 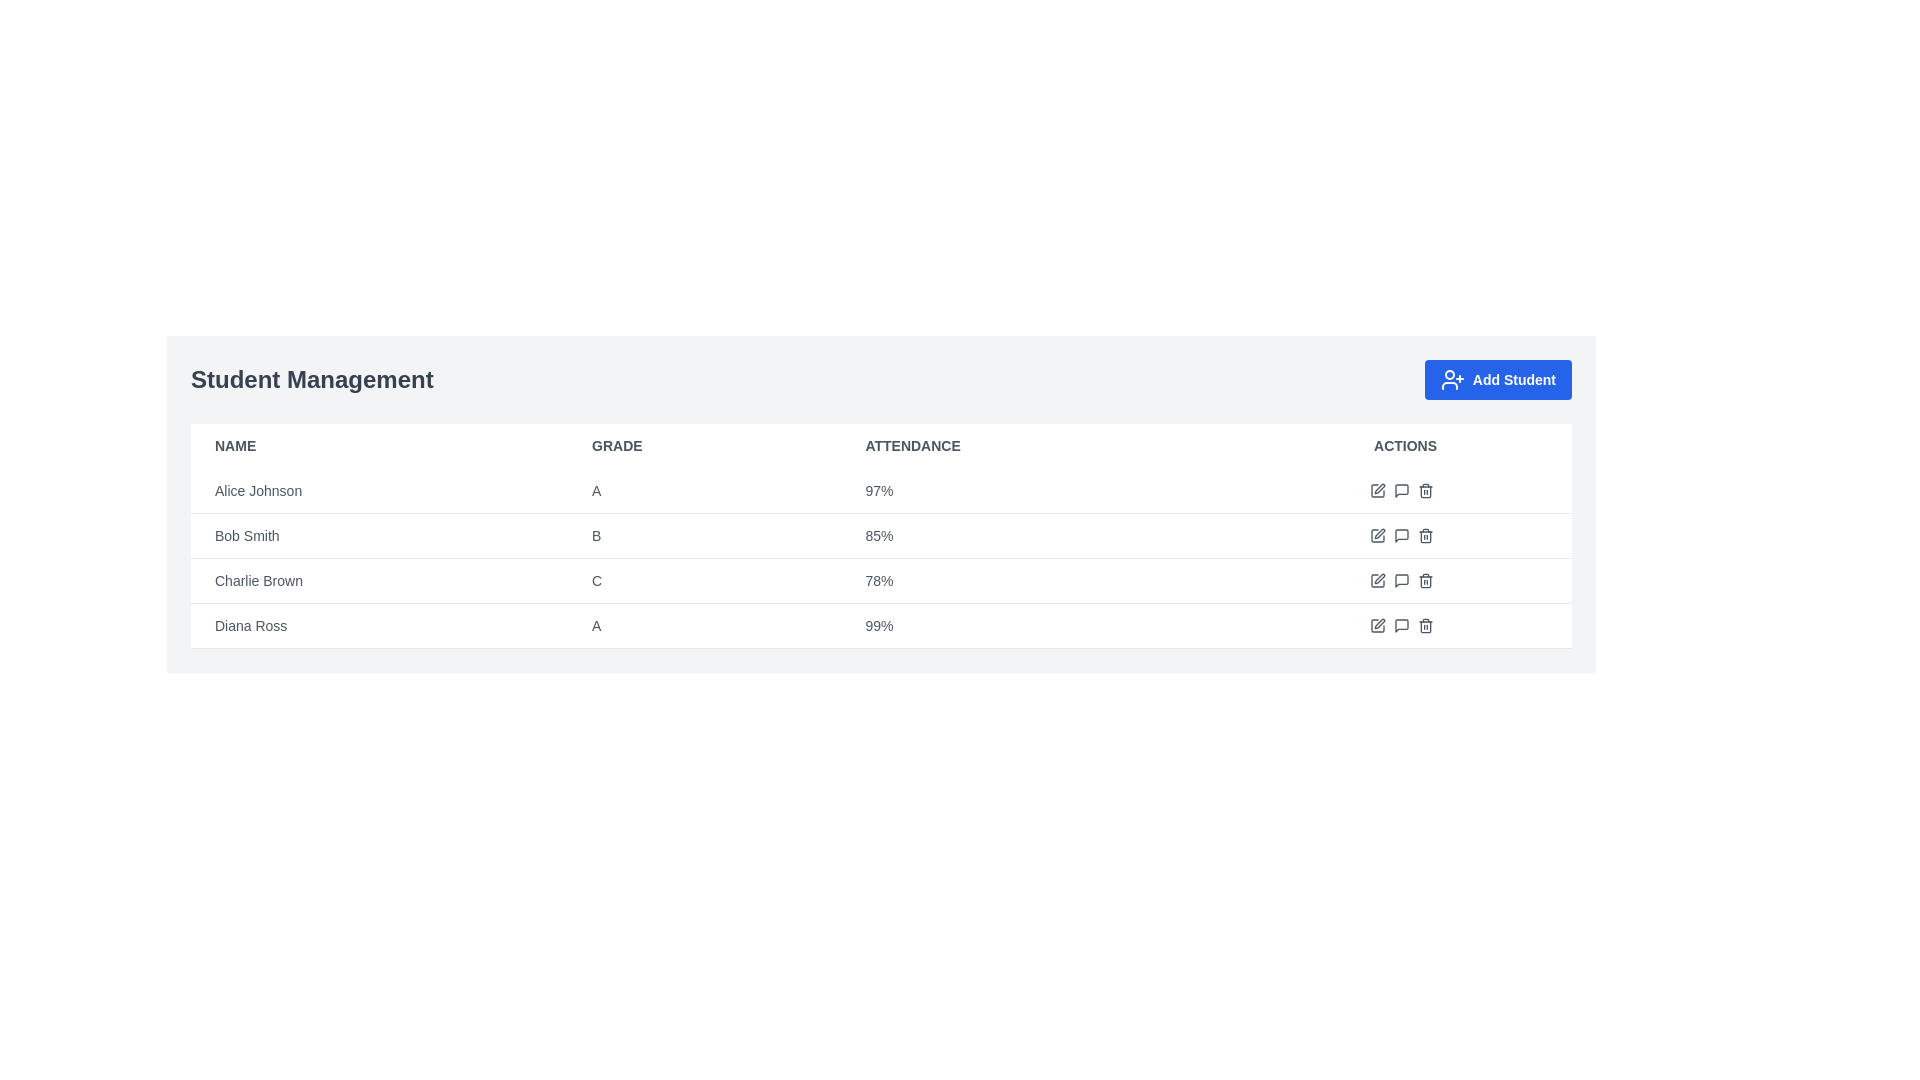 What do you see at coordinates (1376, 581) in the screenshot?
I see `the square-shaped SVG icon with a pen motif located in the first position of the fourth row under the 'Actions' column for the entry of 'Diana Ross' to initiate the edit` at bounding box center [1376, 581].